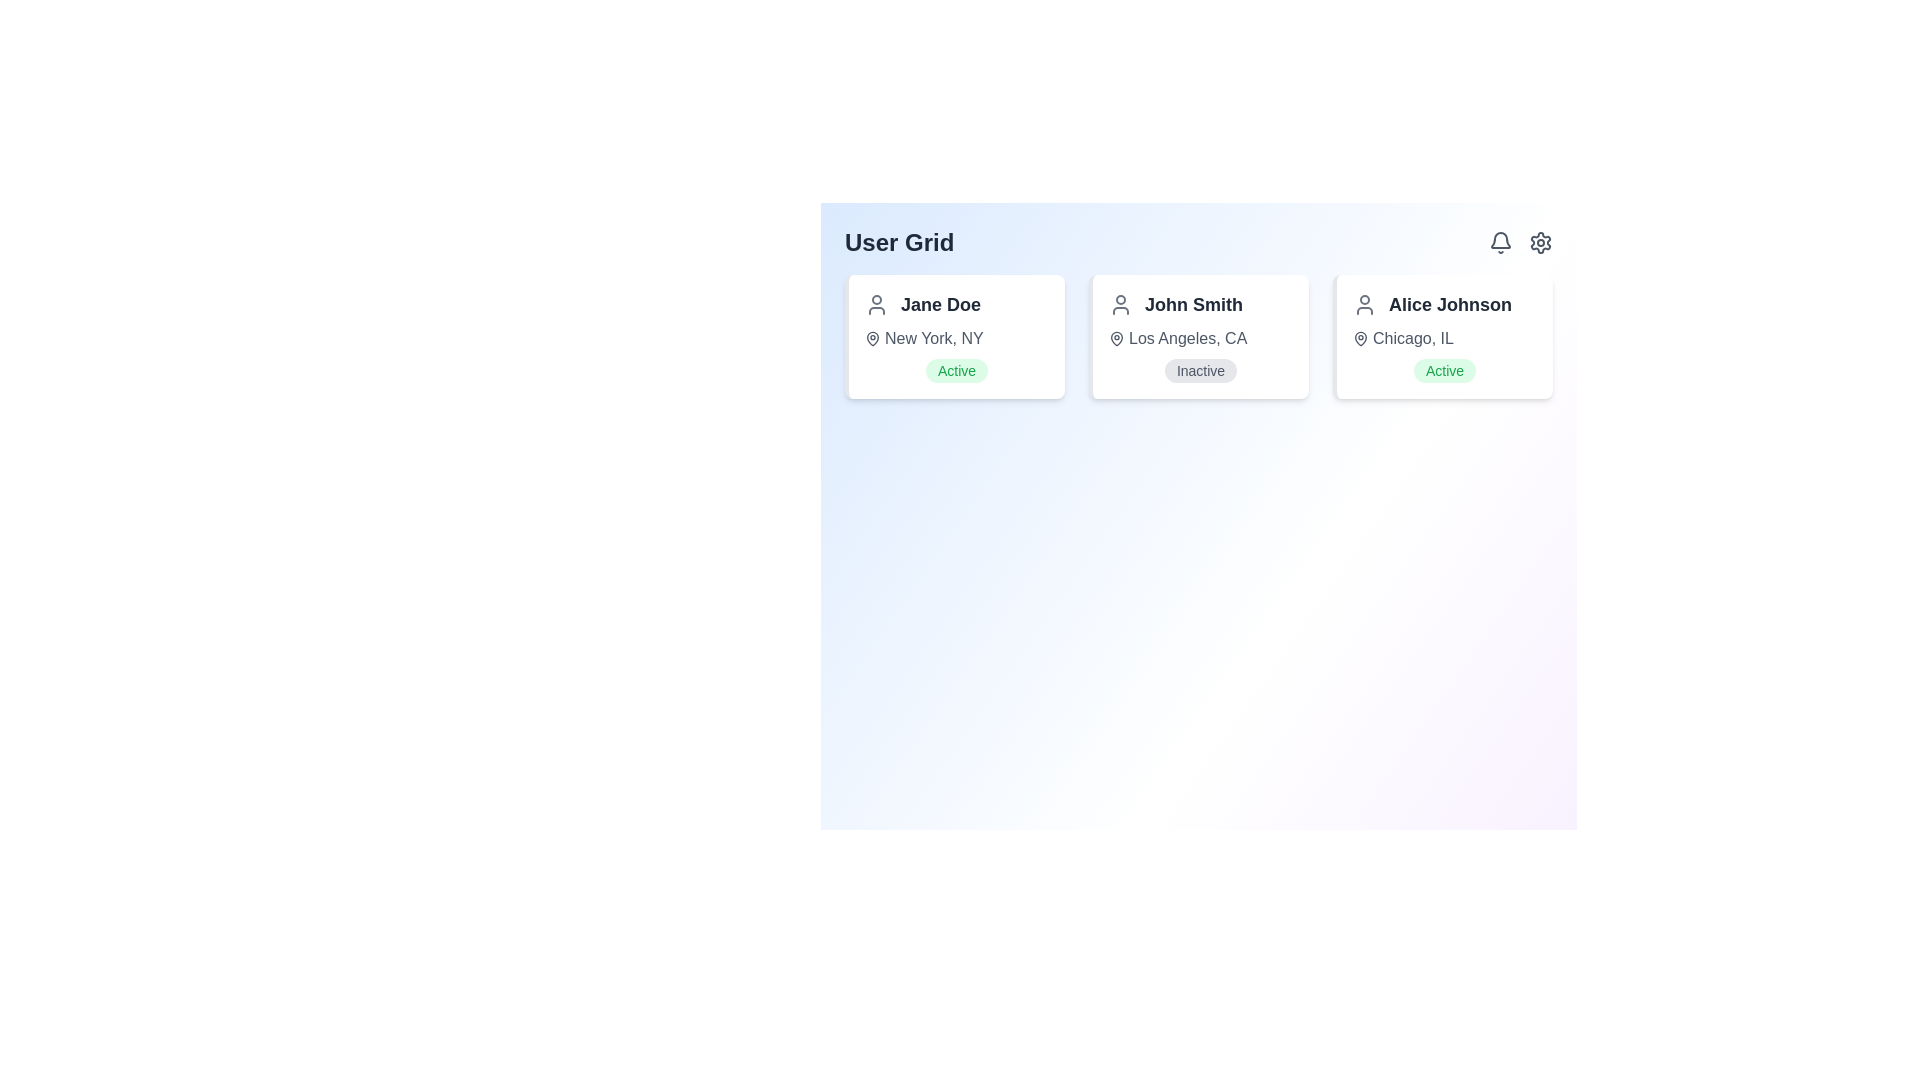 Image resolution: width=1920 pixels, height=1080 pixels. I want to click on Text label displaying the user's name, located in the top-left card of the 'User Grid', adjacent to the user profile icon, above the location 'New York, NY' and the status 'Active', so click(955, 304).